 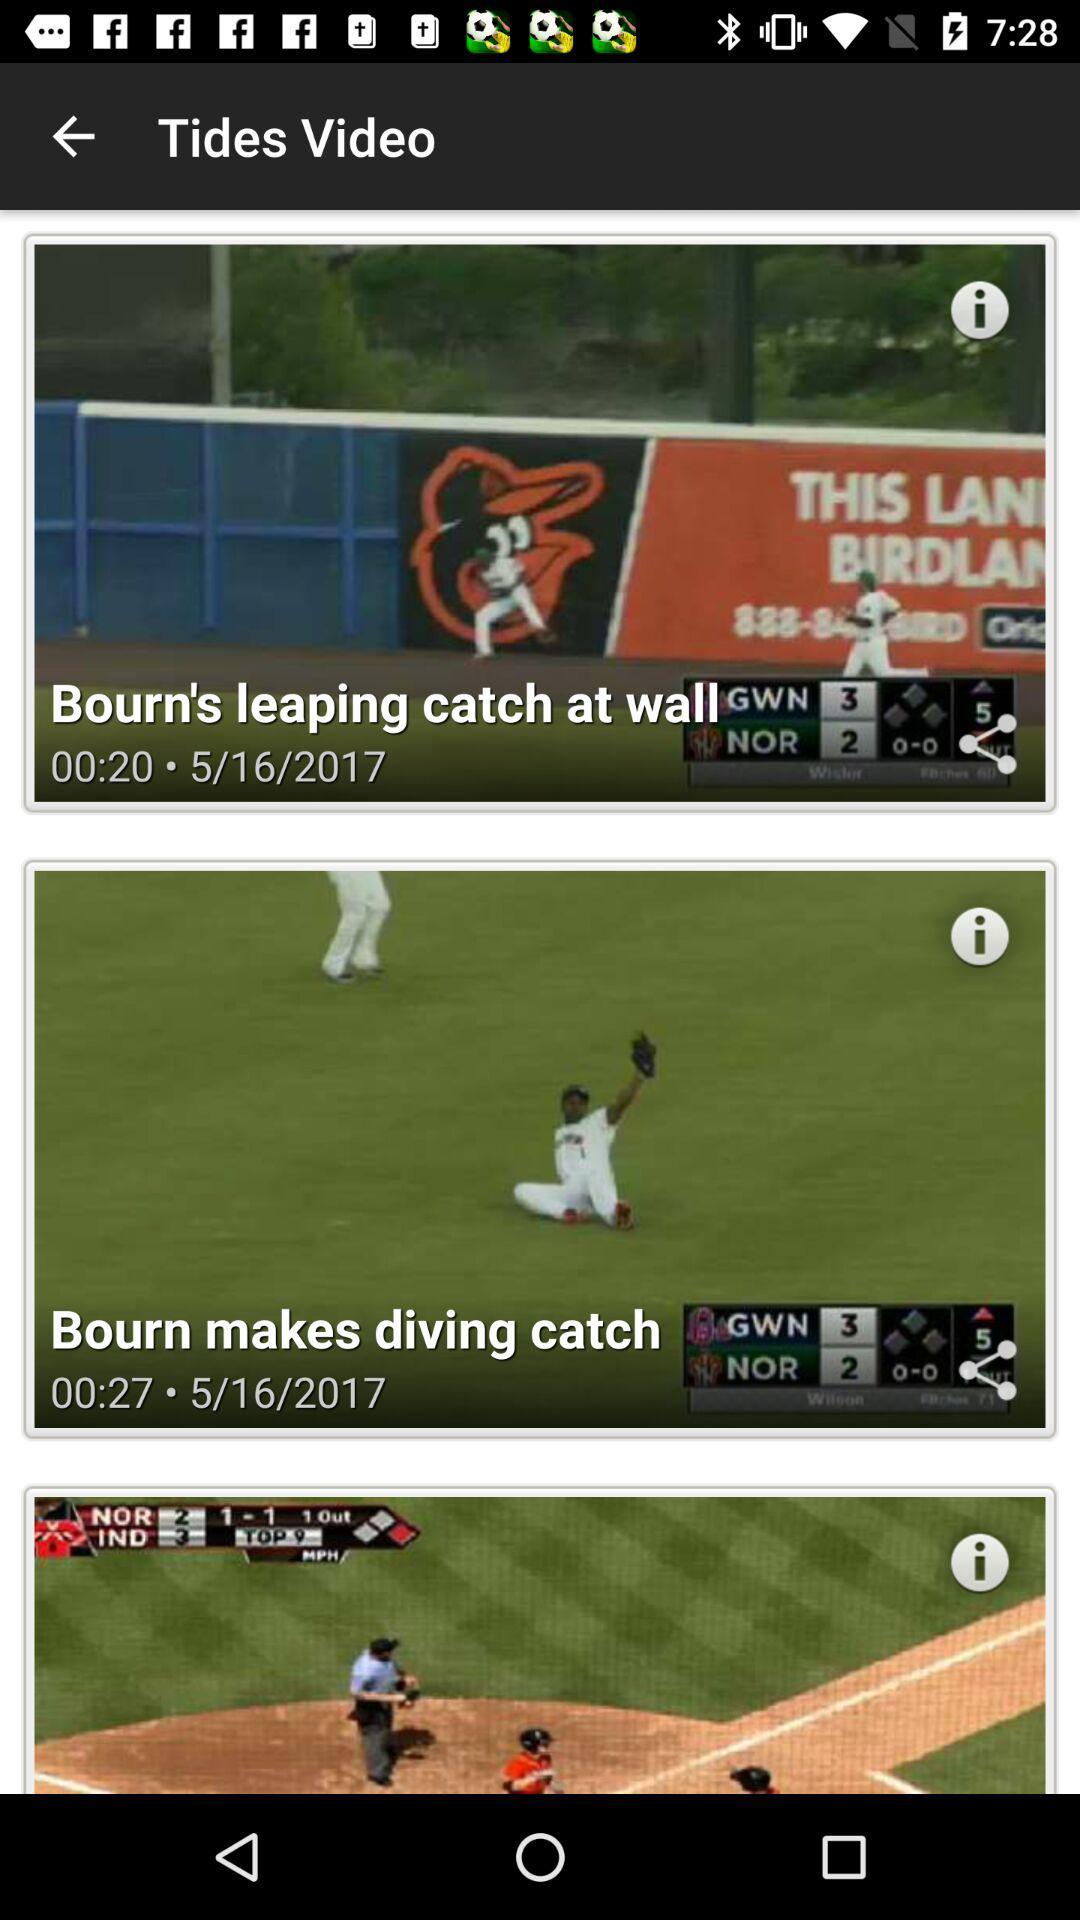 What do you see at coordinates (978, 935) in the screenshot?
I see `click on the information symbol` at bounding box center [978, 935].